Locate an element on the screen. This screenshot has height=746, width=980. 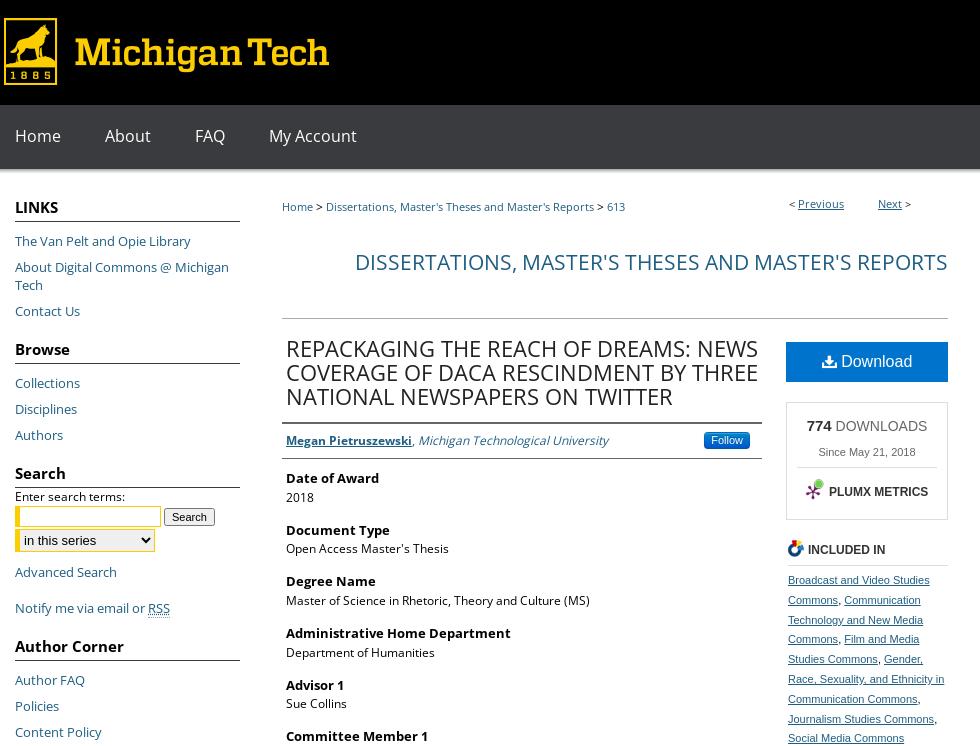
'Department of Humanities' is located at coordinates (360, 650).